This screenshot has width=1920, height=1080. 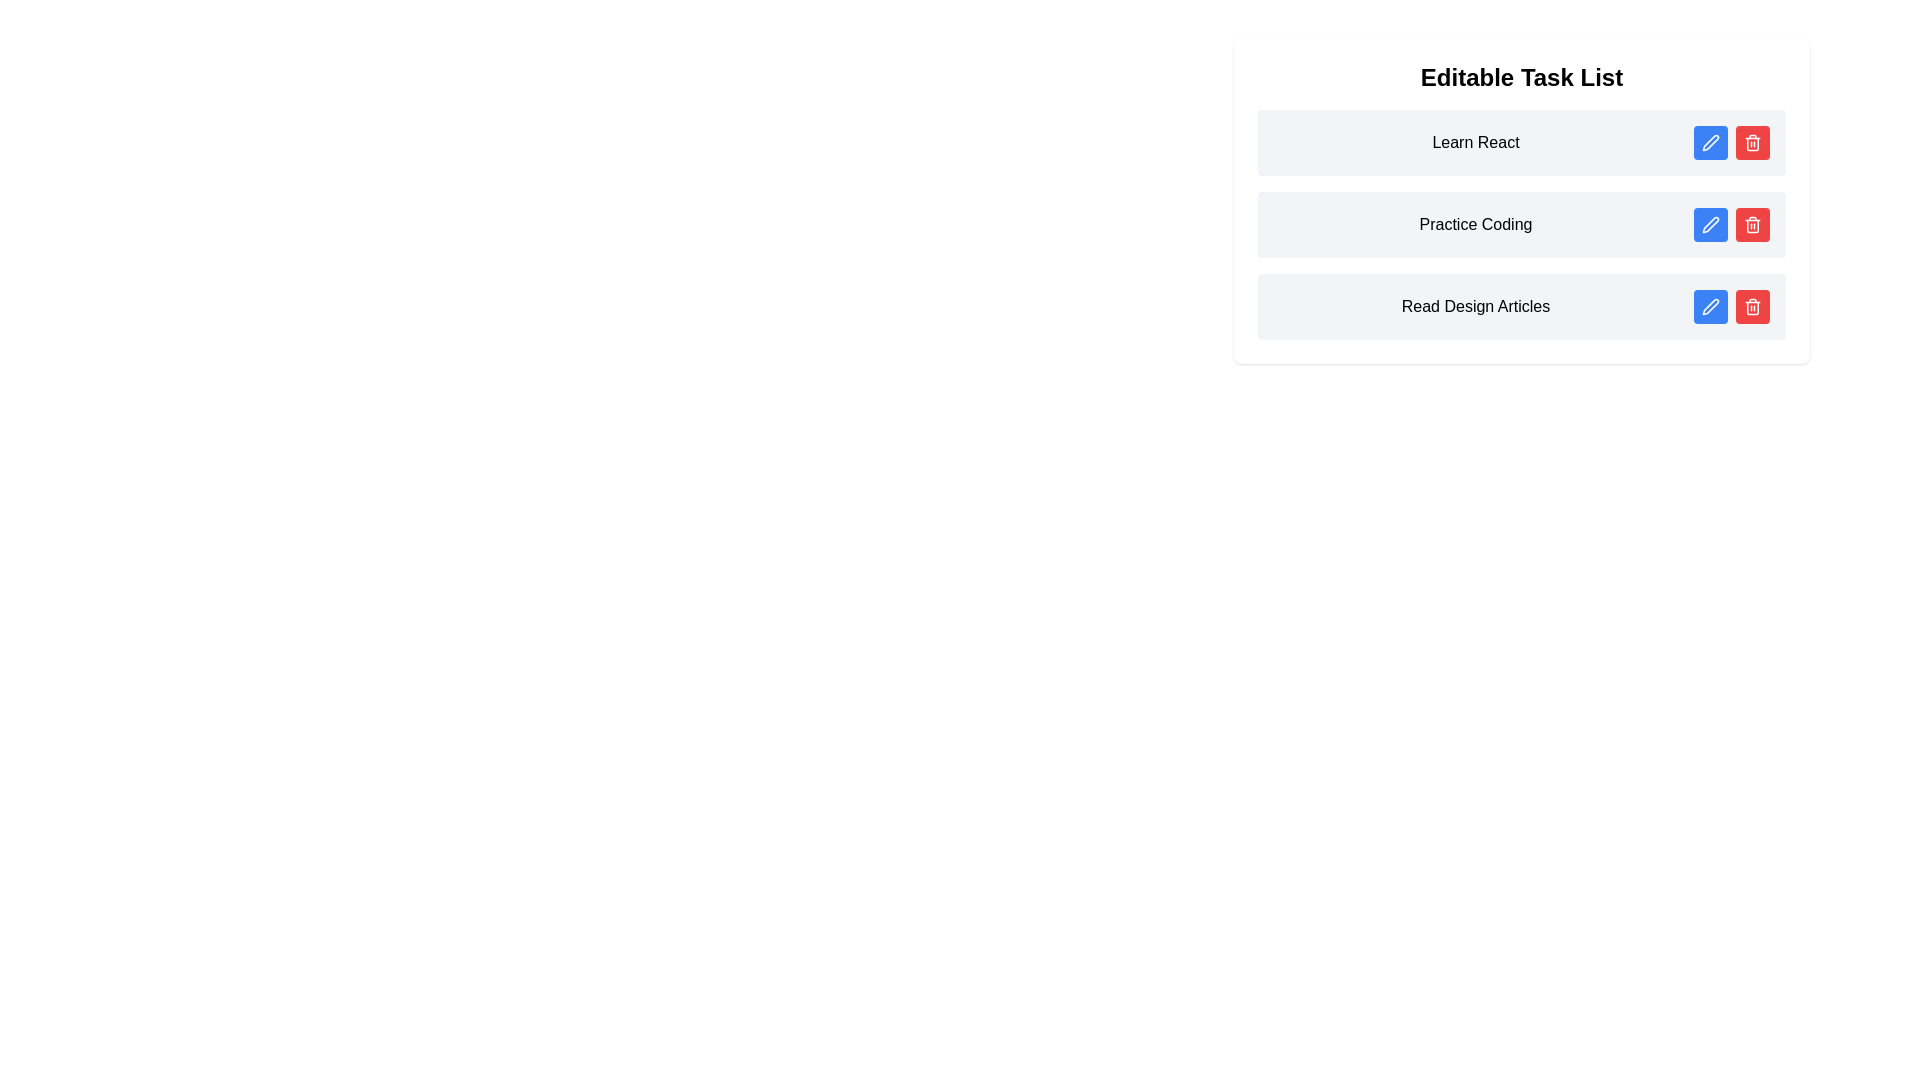 What do you see at coordinates (1731, 141) in the screenshot?
I see `the red button with a trash bin icon` at bounding box center [1731, 141].